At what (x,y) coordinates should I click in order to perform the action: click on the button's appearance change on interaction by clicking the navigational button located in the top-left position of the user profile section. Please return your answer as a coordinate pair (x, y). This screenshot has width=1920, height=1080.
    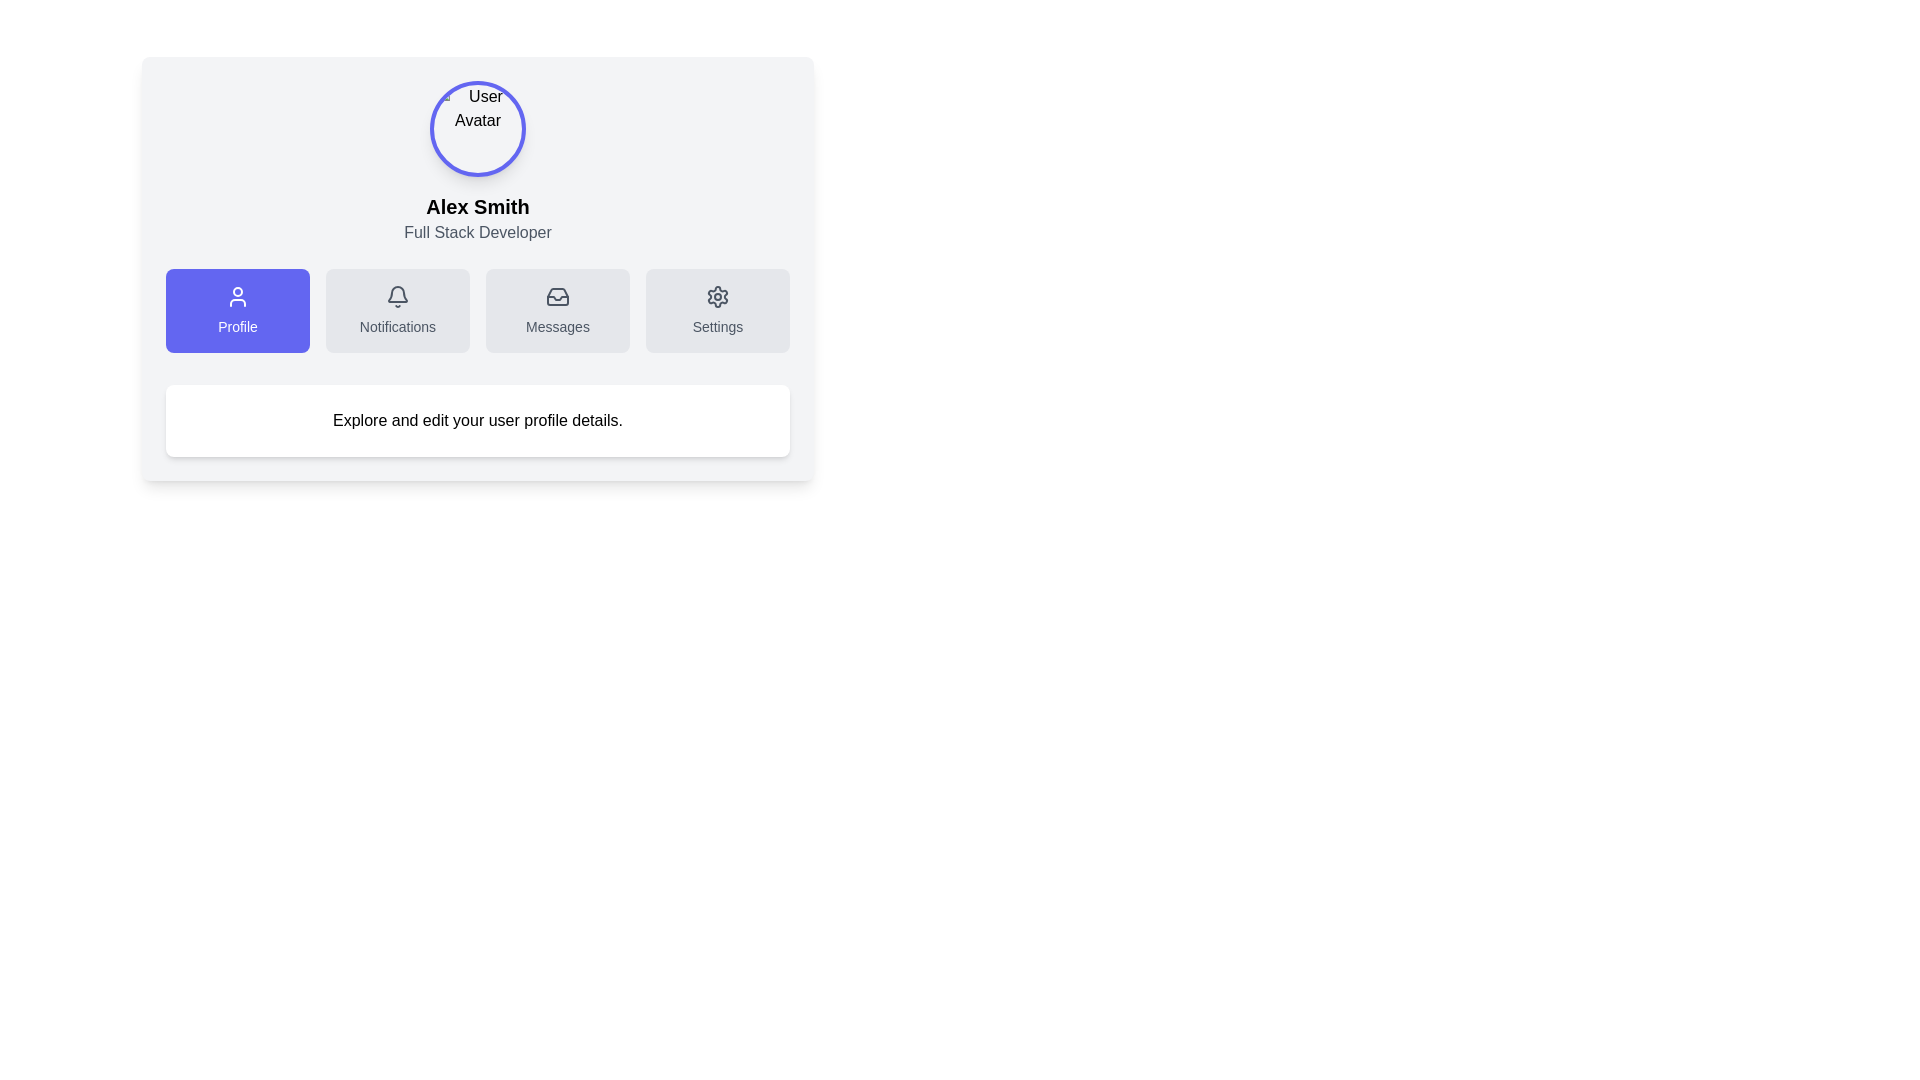
    Looking at the image, I should click on (238, 311).